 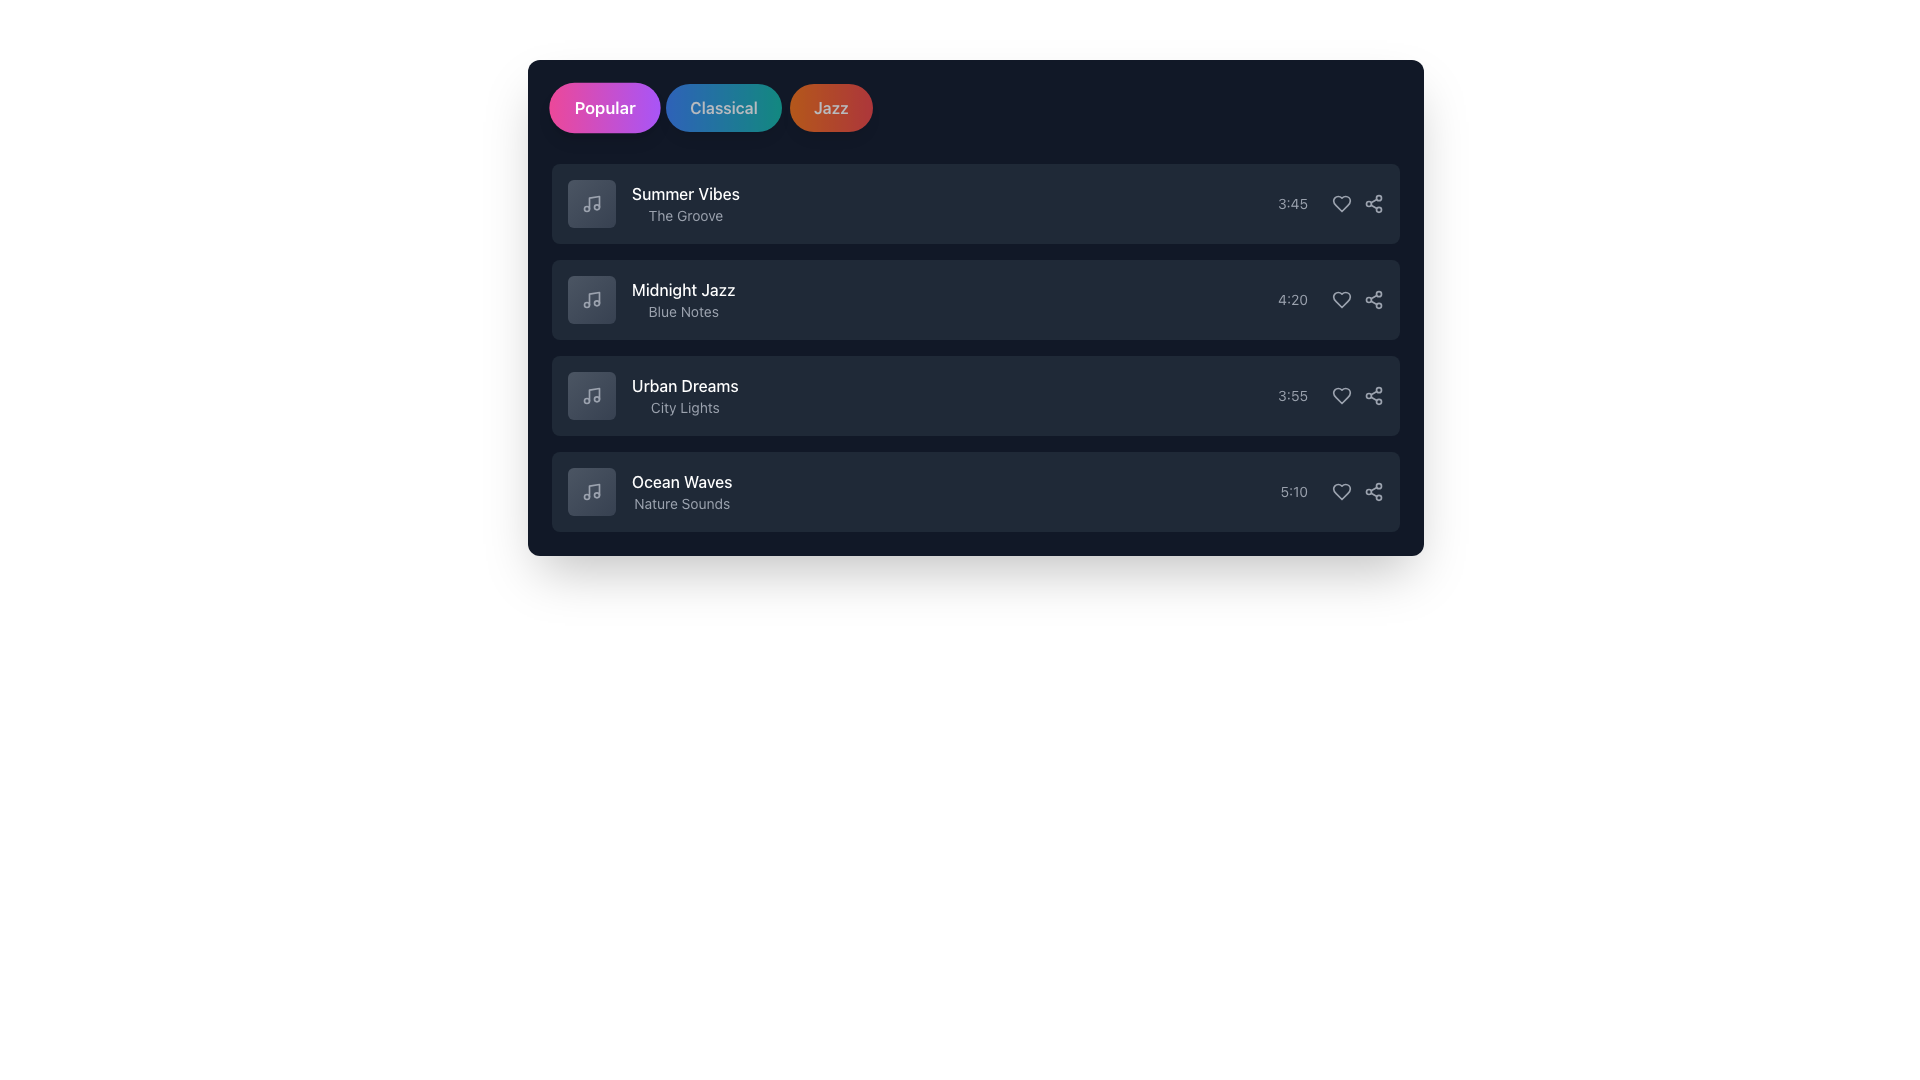 What do you see at coordinates (723, 108) in the screenshot?
I see `the rounded button with a gradient background labeled 'Classical'` at bounding box center [723, 108].